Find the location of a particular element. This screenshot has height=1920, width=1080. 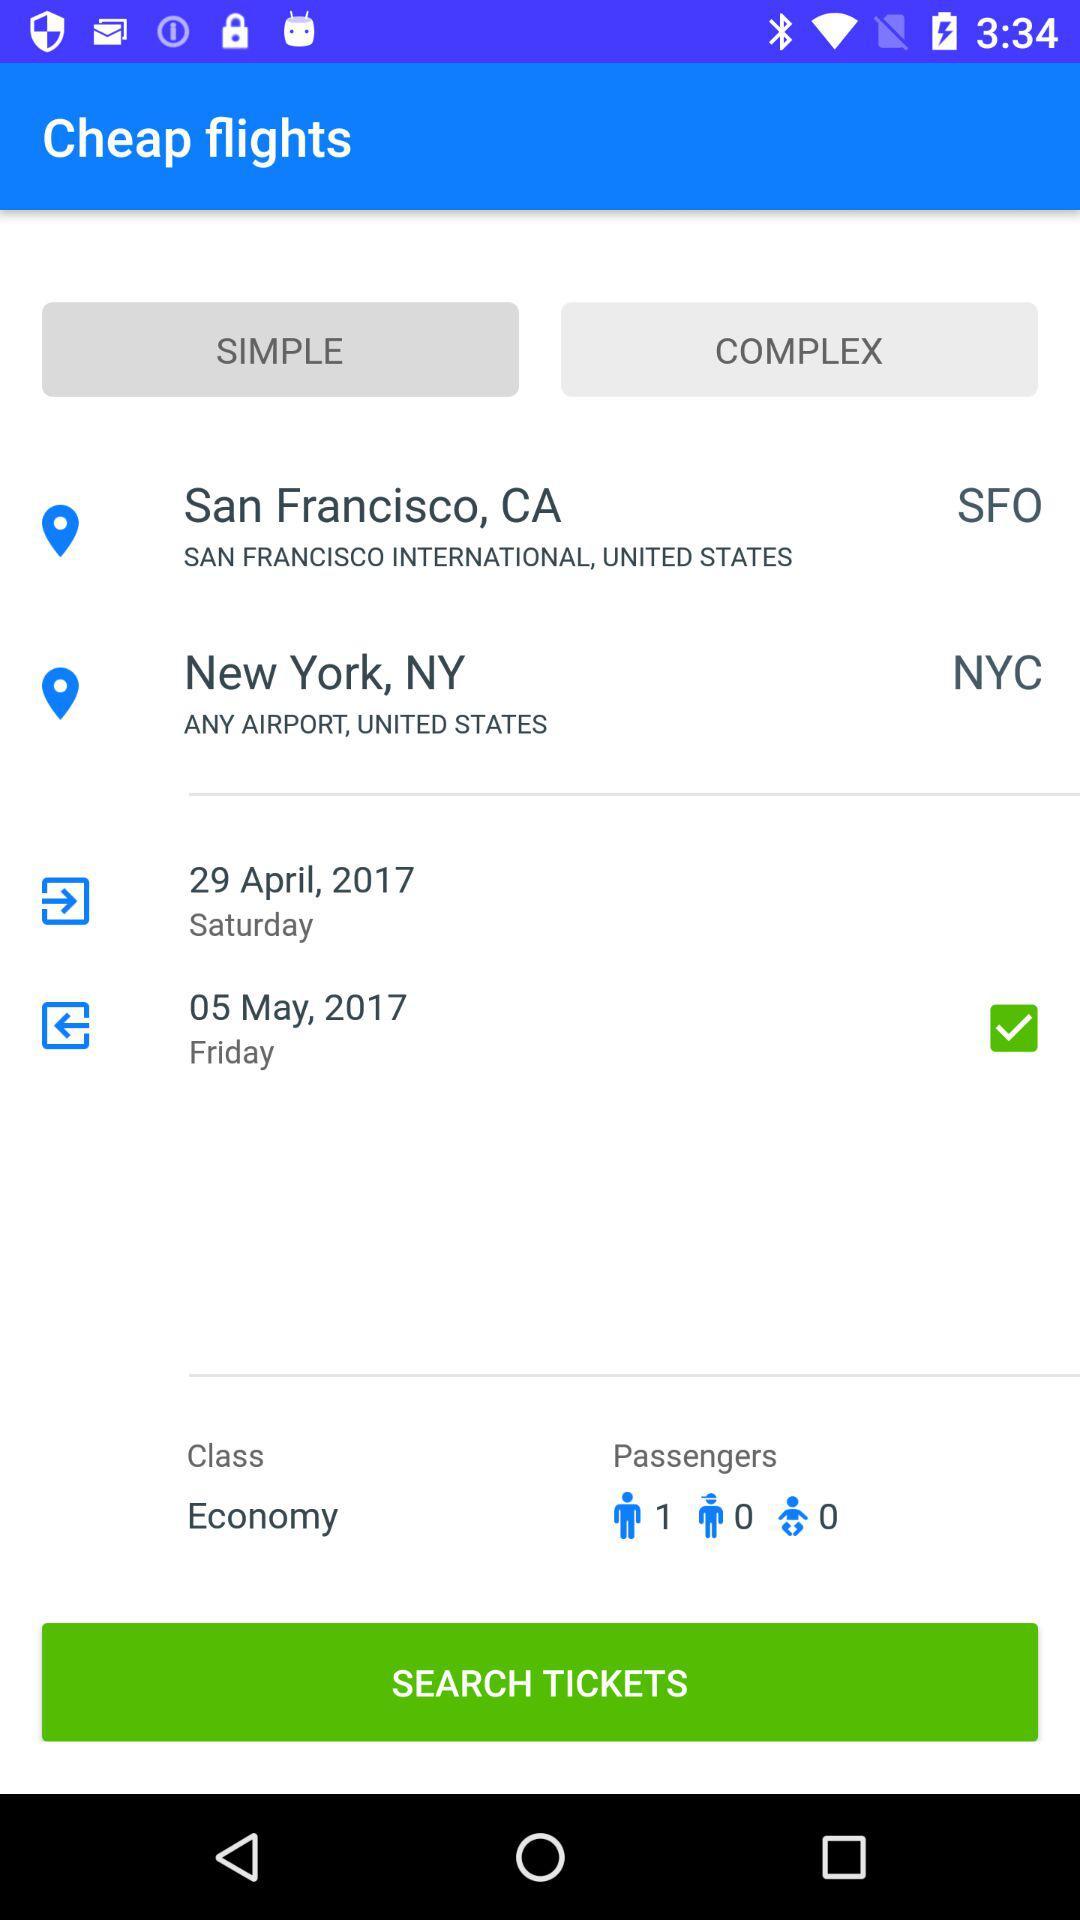

the icon above the san francisco, ca icon is located at coordinates (280, 349).